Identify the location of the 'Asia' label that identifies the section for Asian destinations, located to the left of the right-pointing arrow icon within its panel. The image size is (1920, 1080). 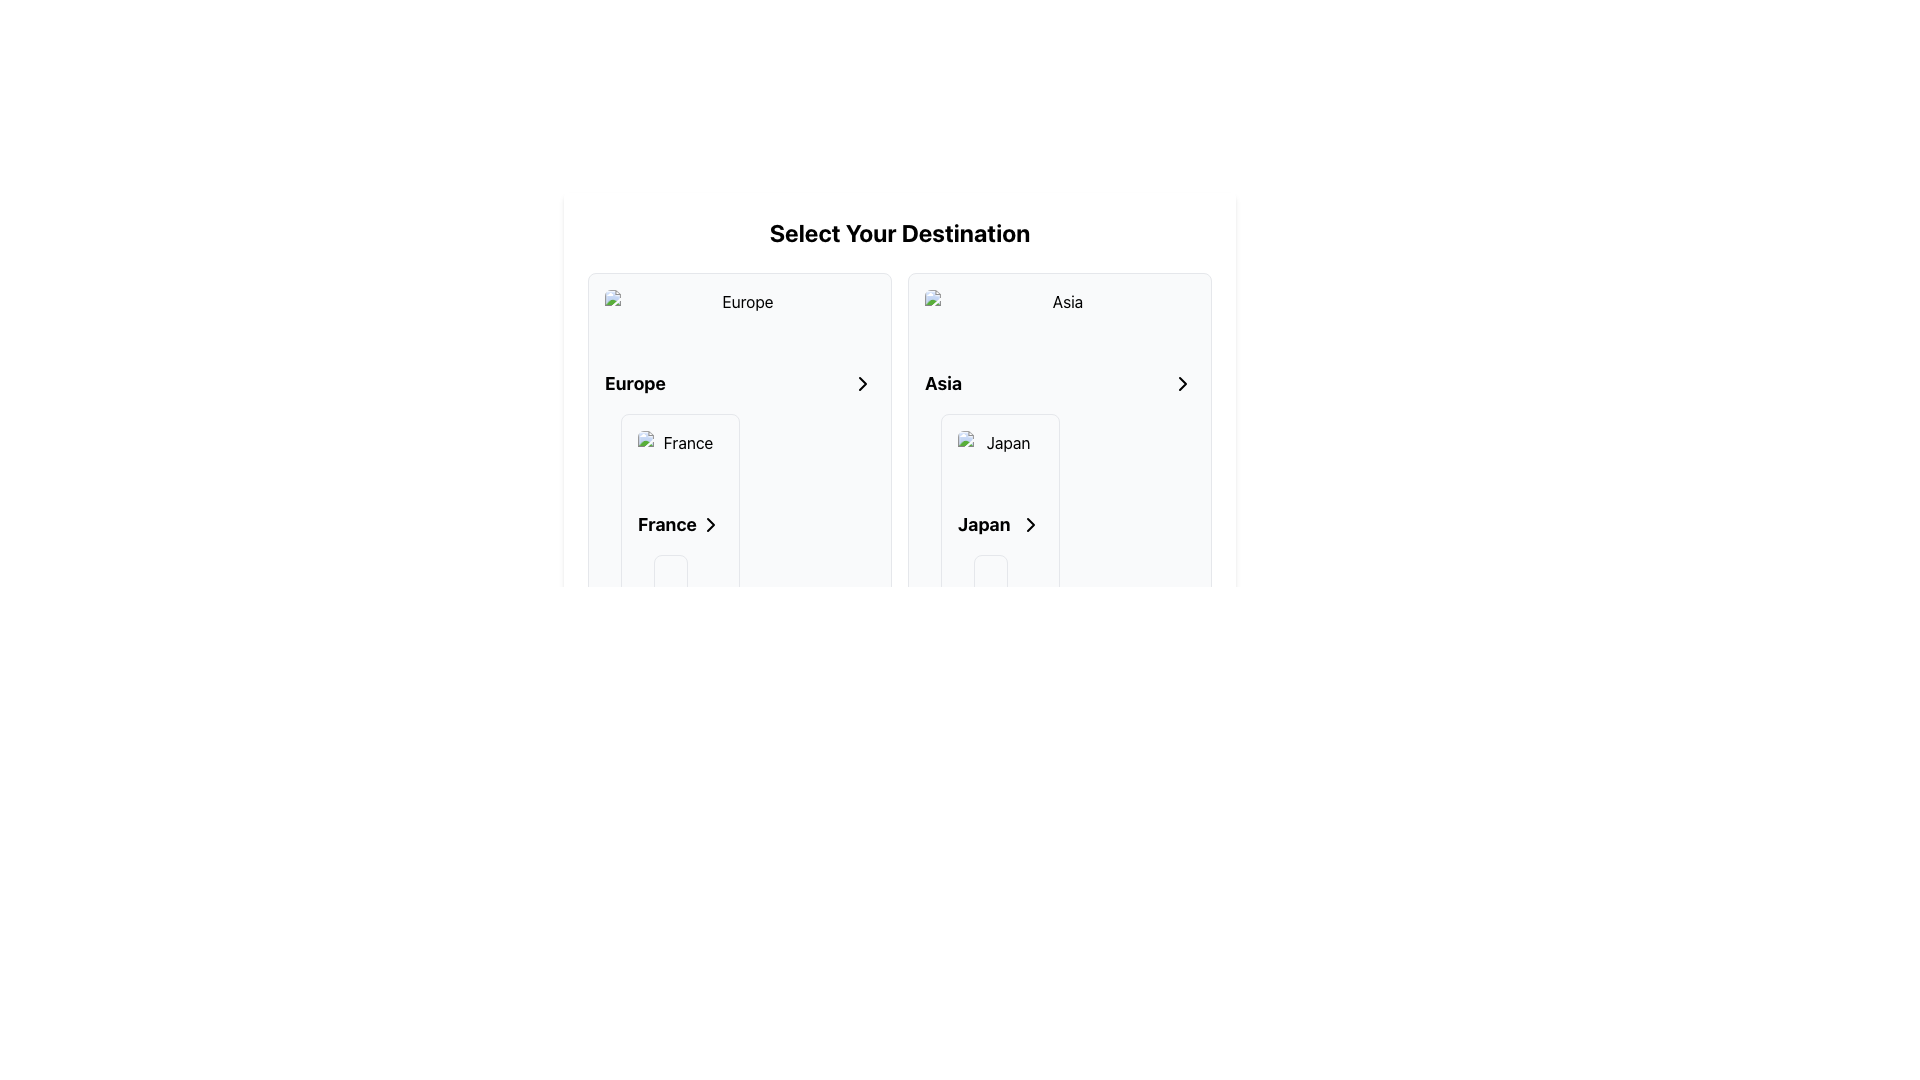
(942, 384).